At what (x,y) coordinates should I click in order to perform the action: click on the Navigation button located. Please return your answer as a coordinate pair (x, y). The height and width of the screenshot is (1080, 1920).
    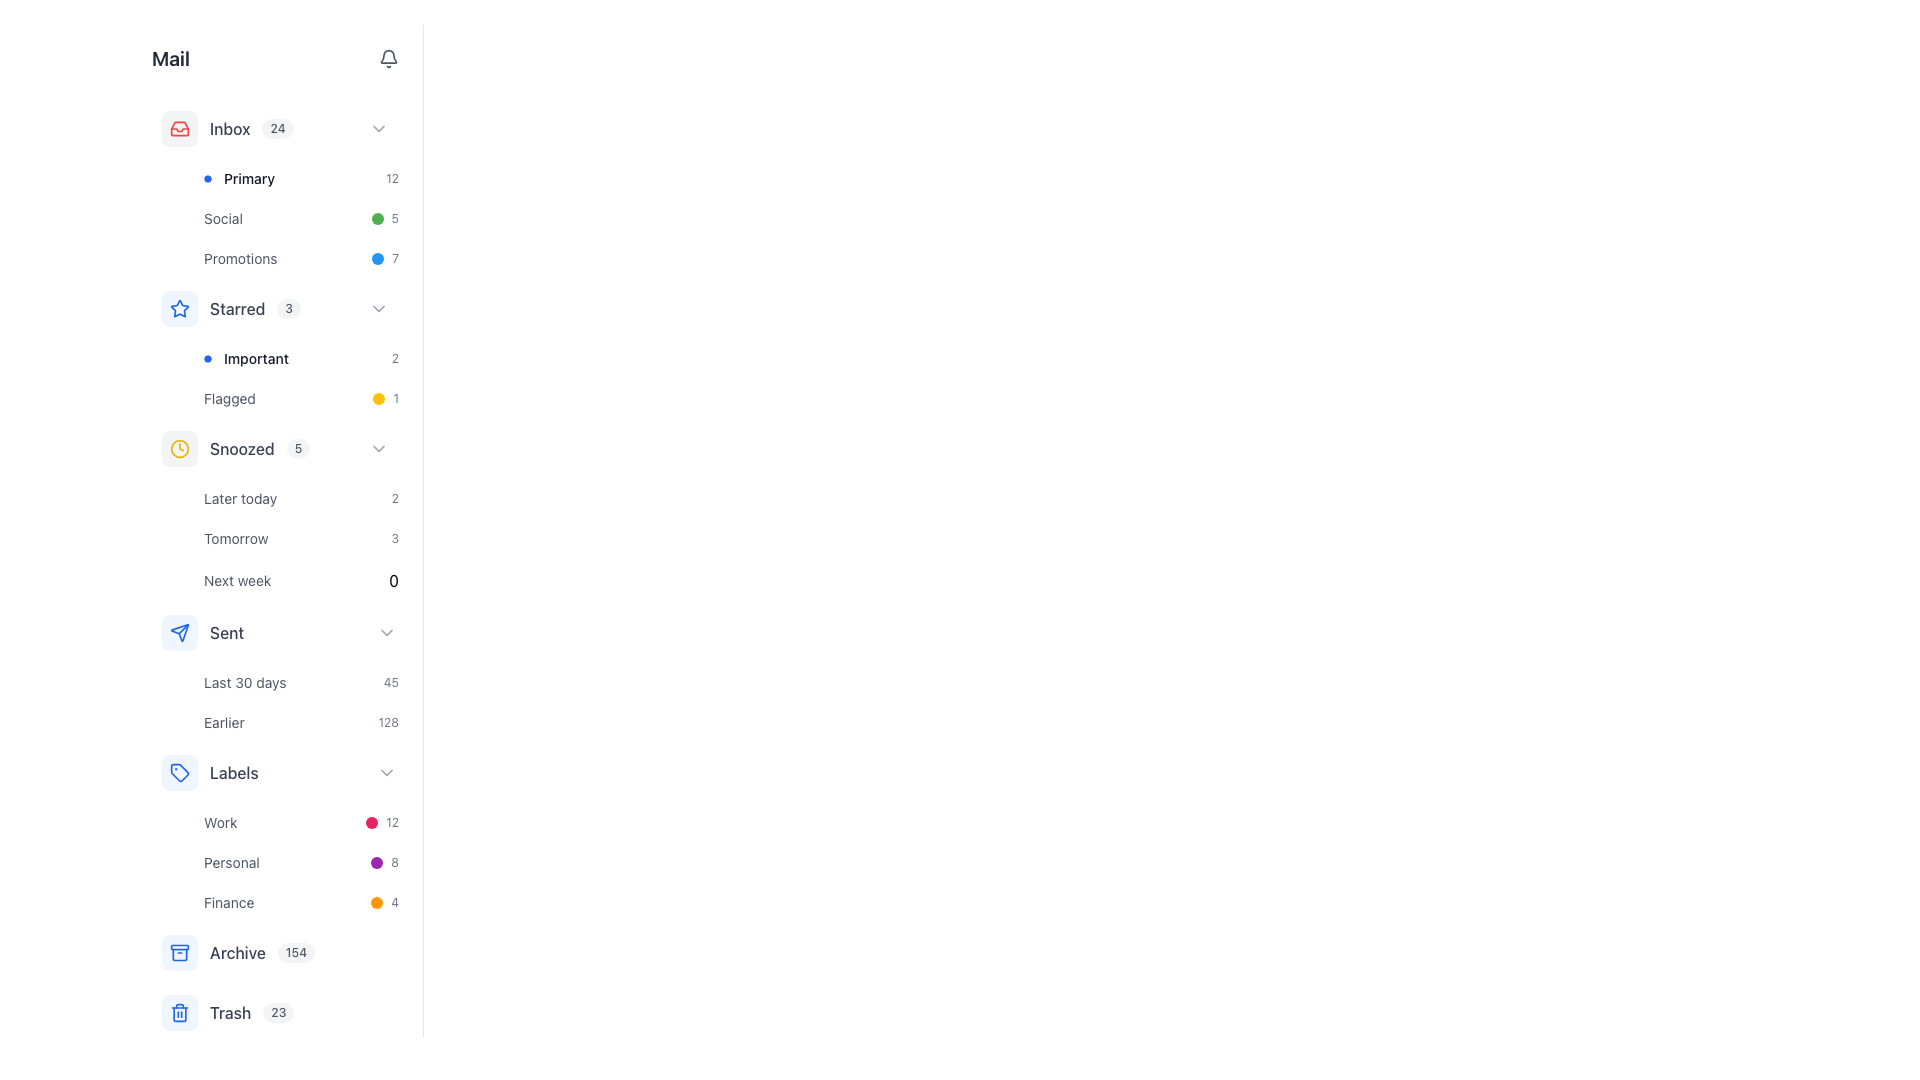
    Looking at the image, I should click on (300, 378).